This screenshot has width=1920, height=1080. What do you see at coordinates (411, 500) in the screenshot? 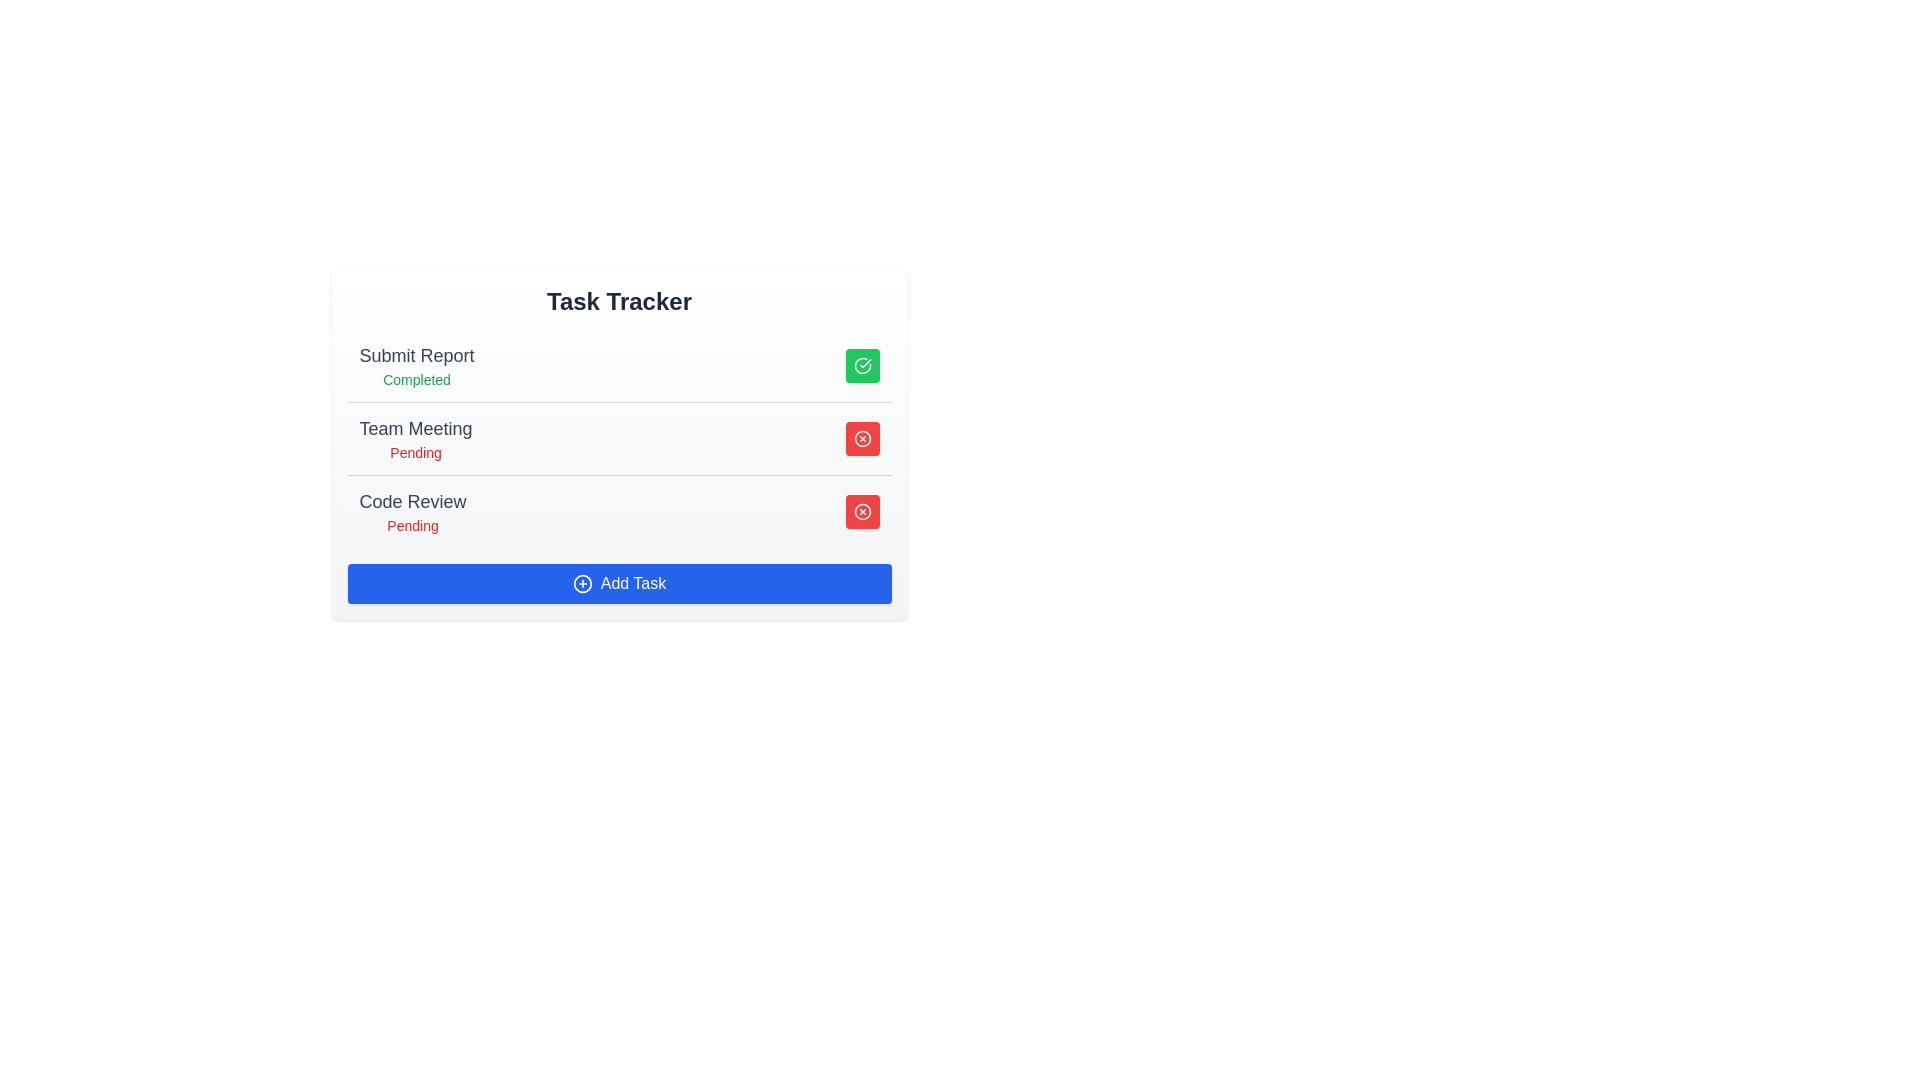
I see `text content of the 'Code Review' task title label located in the third row of the task list within the 'Task Tracker' interface, positioned above the 'Pending' label in red and below the 'Team Meeting' row` at bounding box center [411, 500].